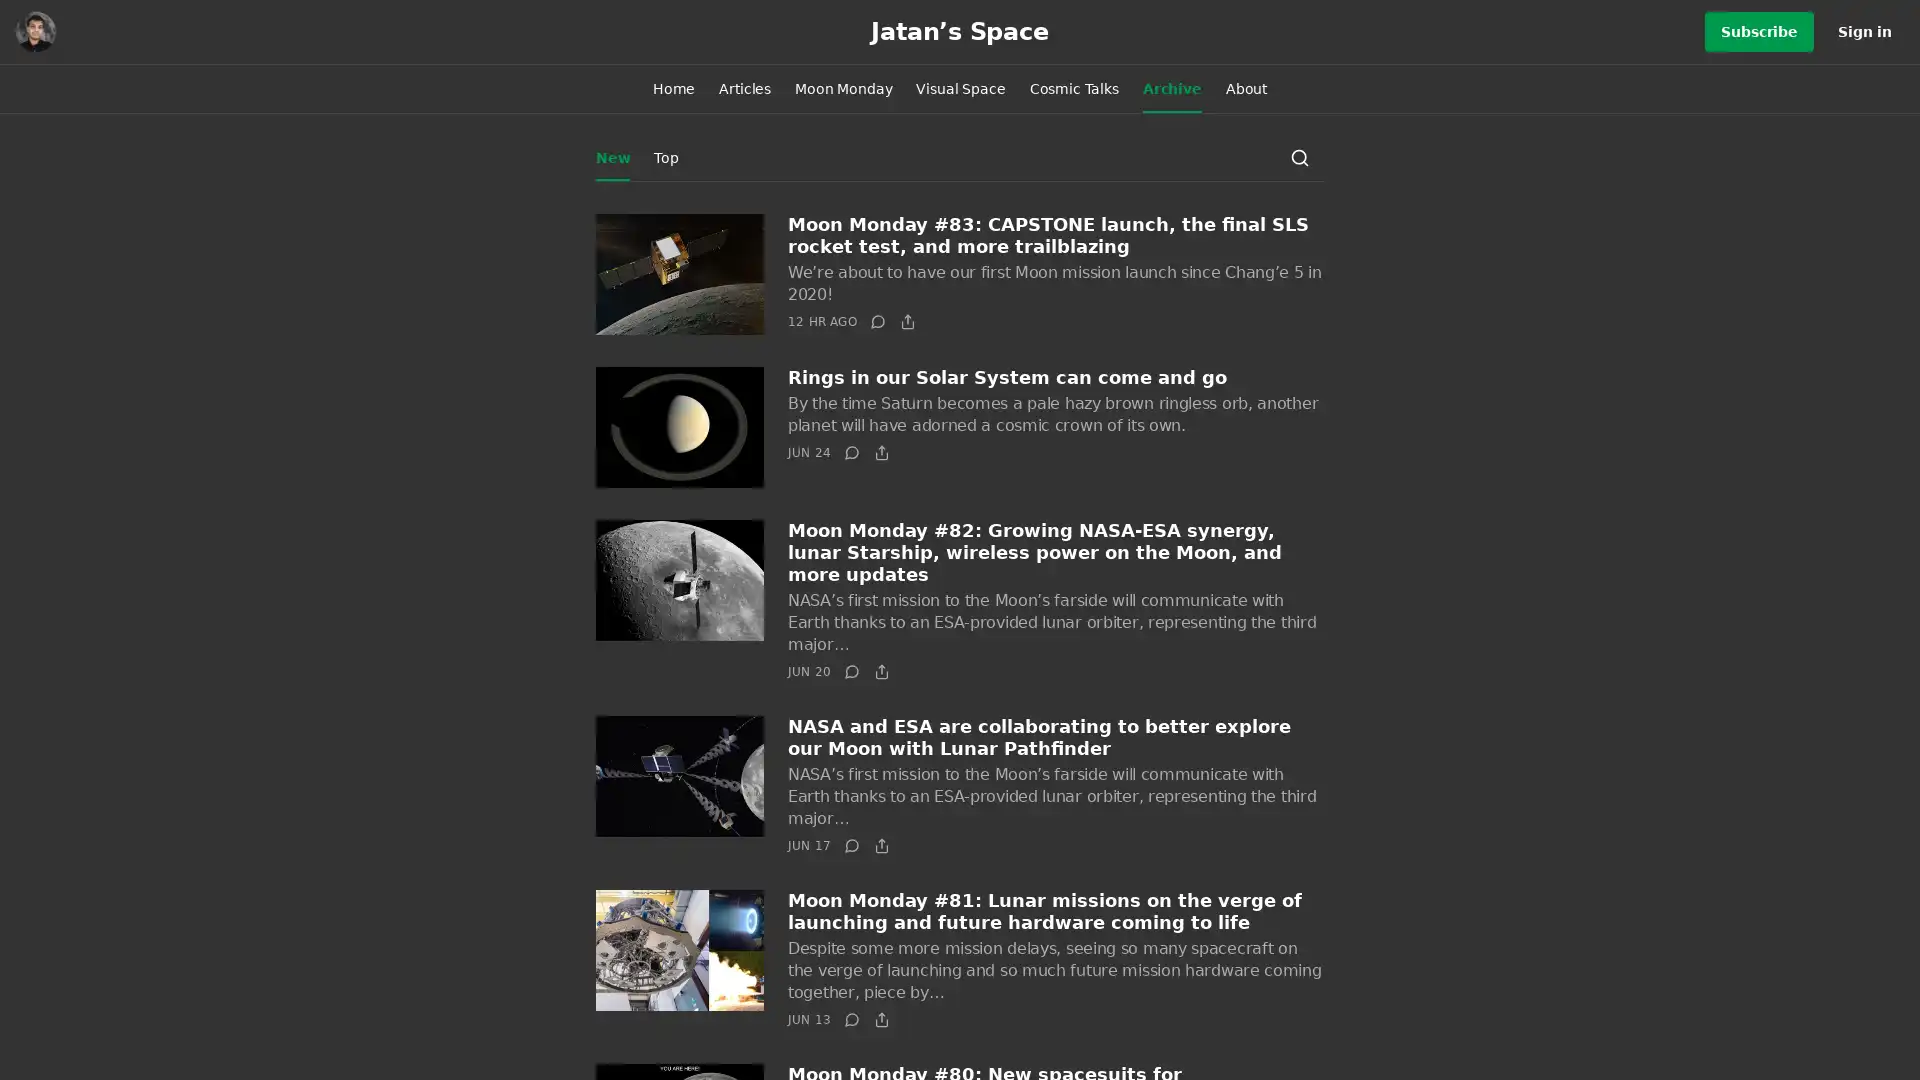 This screenshot has width=1920, height=1080. Describe the element at coordinates (673, 87) in the screenshot. I see `Home` at that location.